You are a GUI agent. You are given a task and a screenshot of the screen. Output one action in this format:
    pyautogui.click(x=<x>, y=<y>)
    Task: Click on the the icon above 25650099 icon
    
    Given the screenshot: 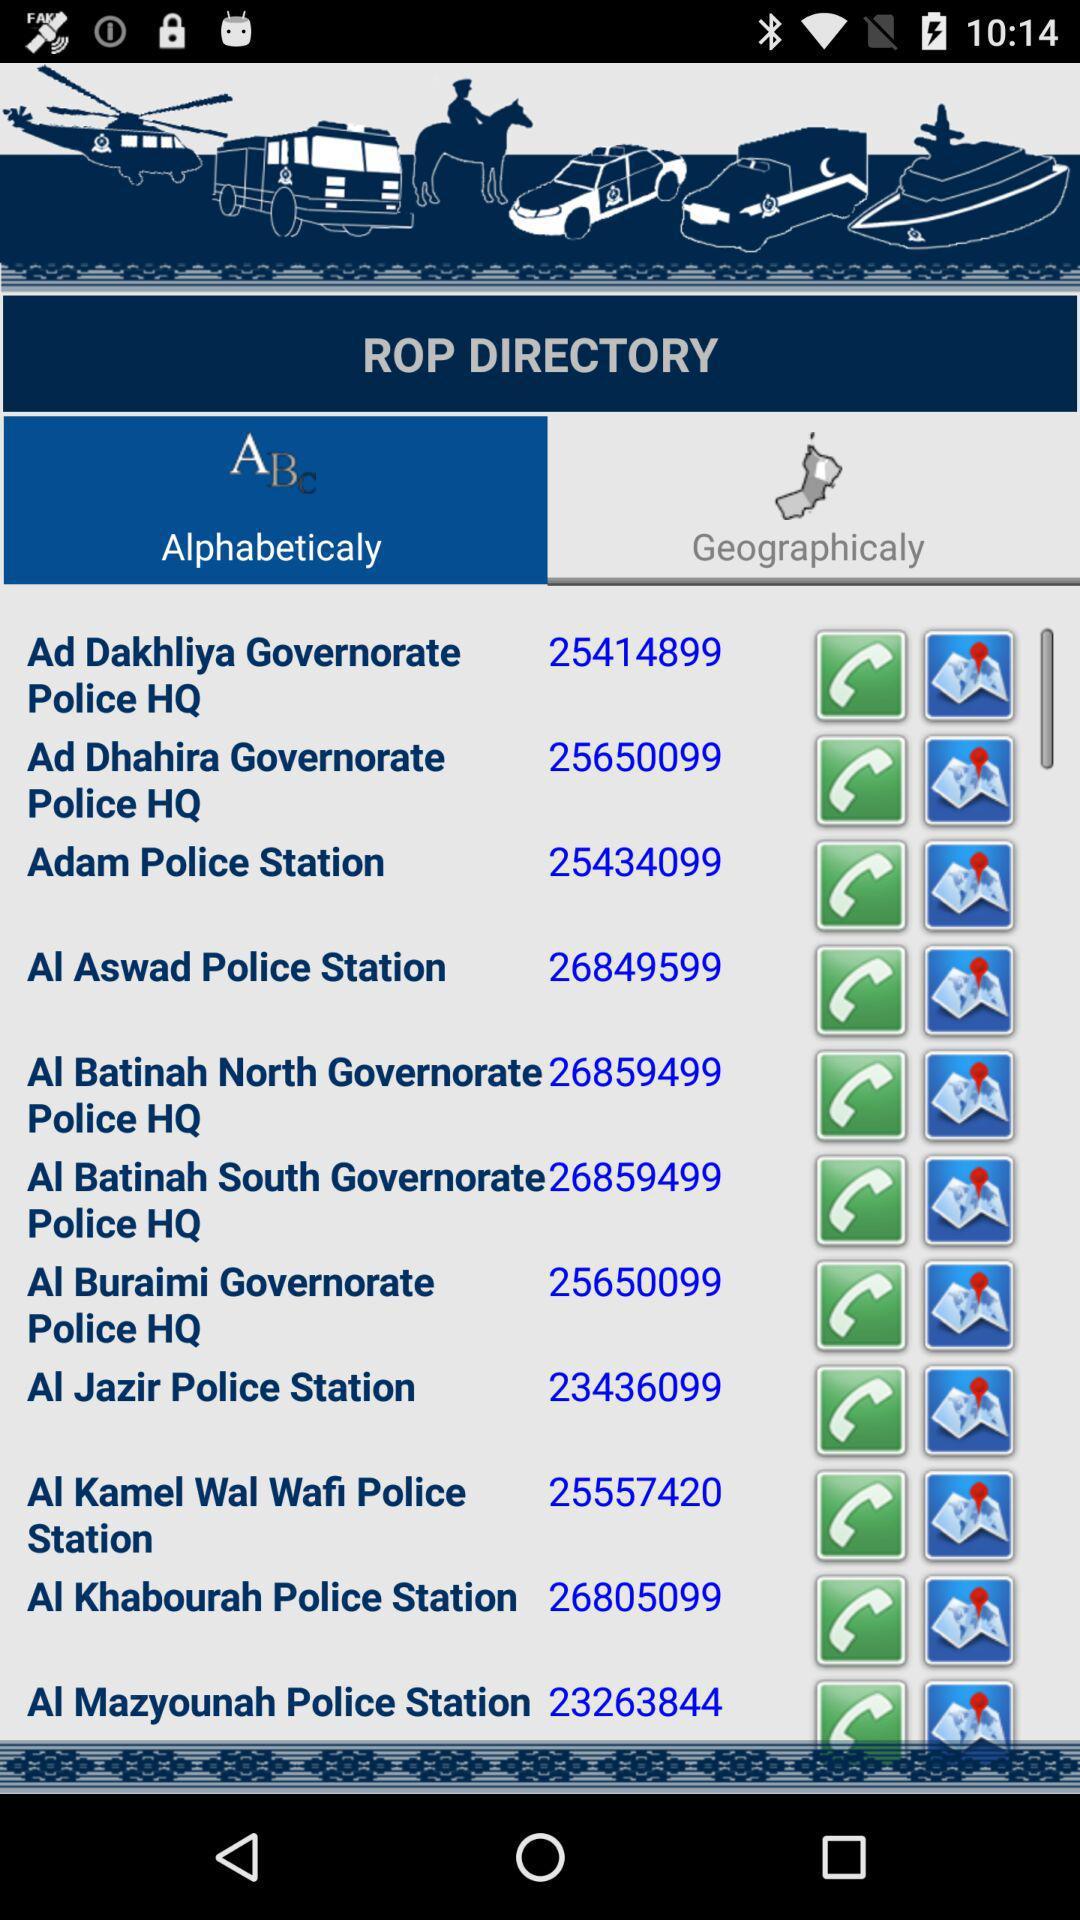 What is the action you would take?
    pyautogui.click(x=859, y=1200)
    